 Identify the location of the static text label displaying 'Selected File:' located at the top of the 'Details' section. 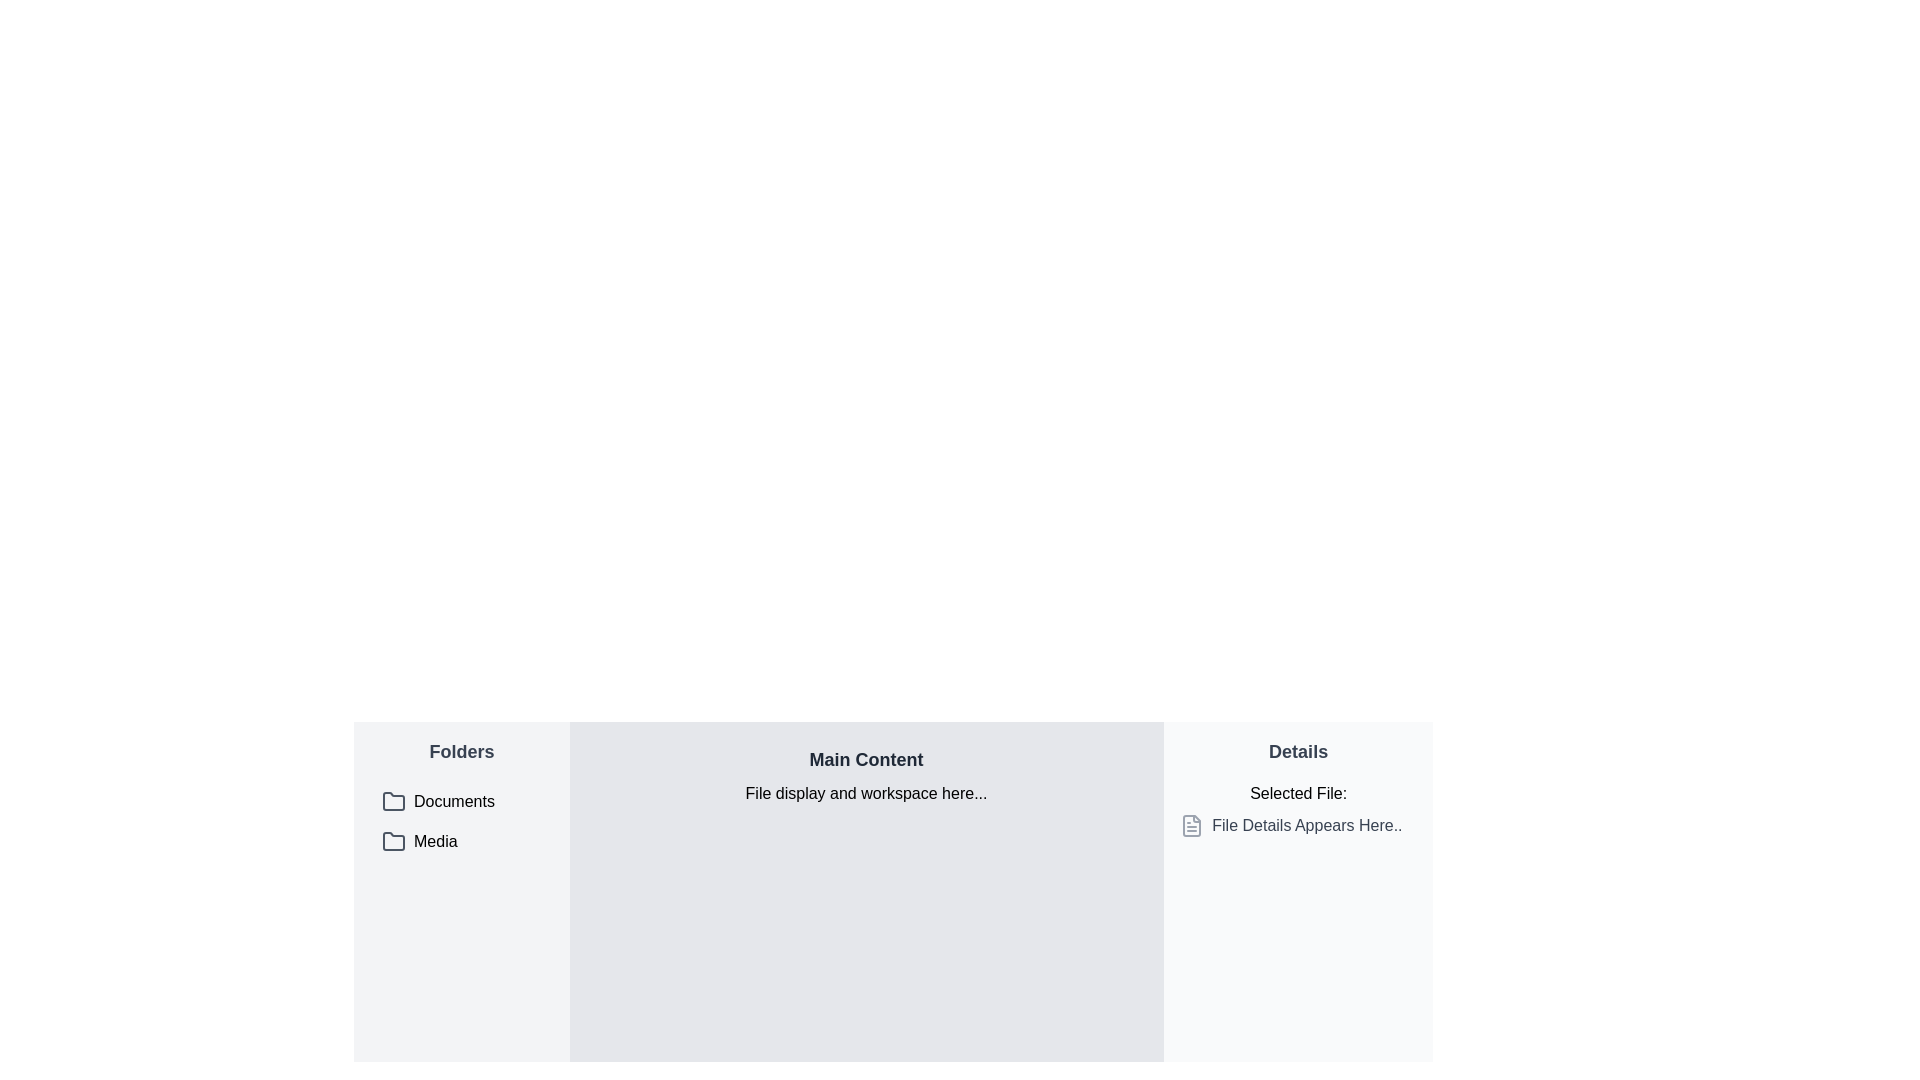
(1298, 793).